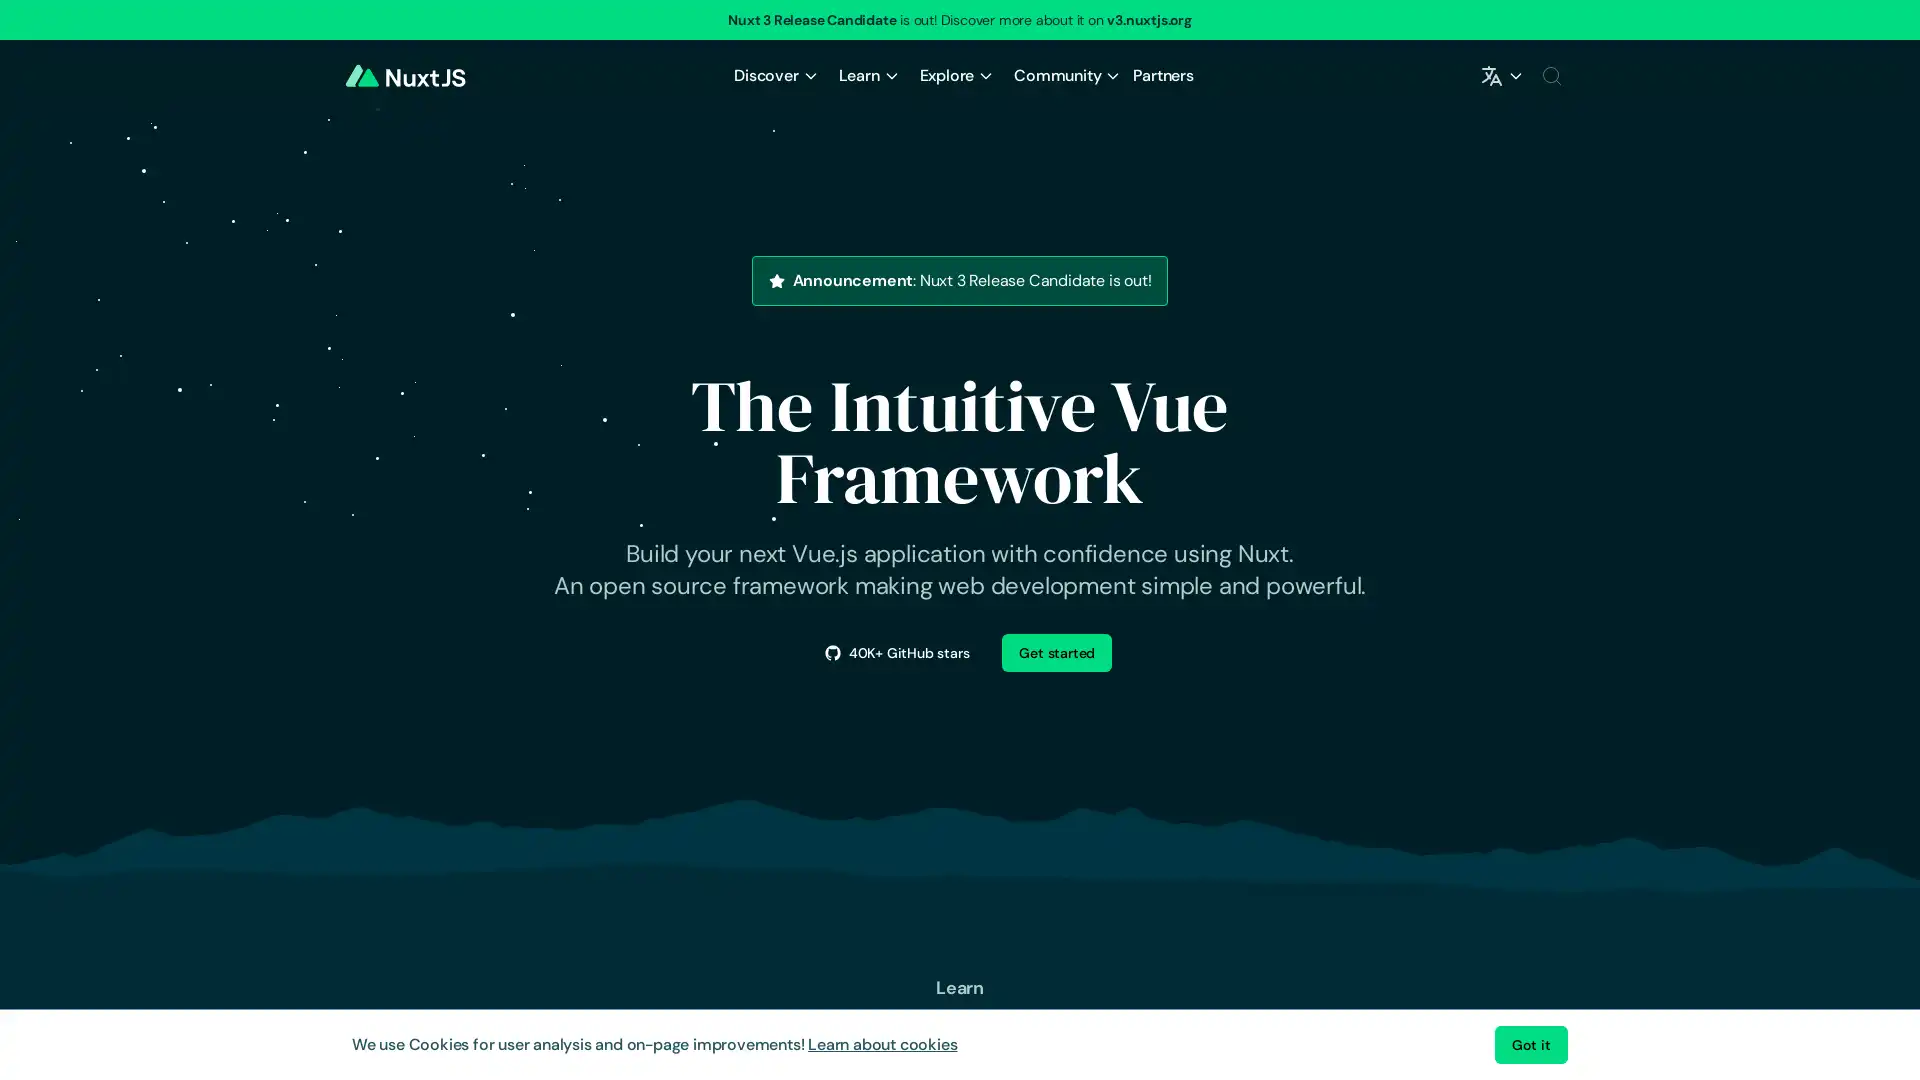 The height and width of the screenshot is (1080, 1920). Describe the element at coordinates (1530, 1044) in the screenshot. I see `Got it` at that location.